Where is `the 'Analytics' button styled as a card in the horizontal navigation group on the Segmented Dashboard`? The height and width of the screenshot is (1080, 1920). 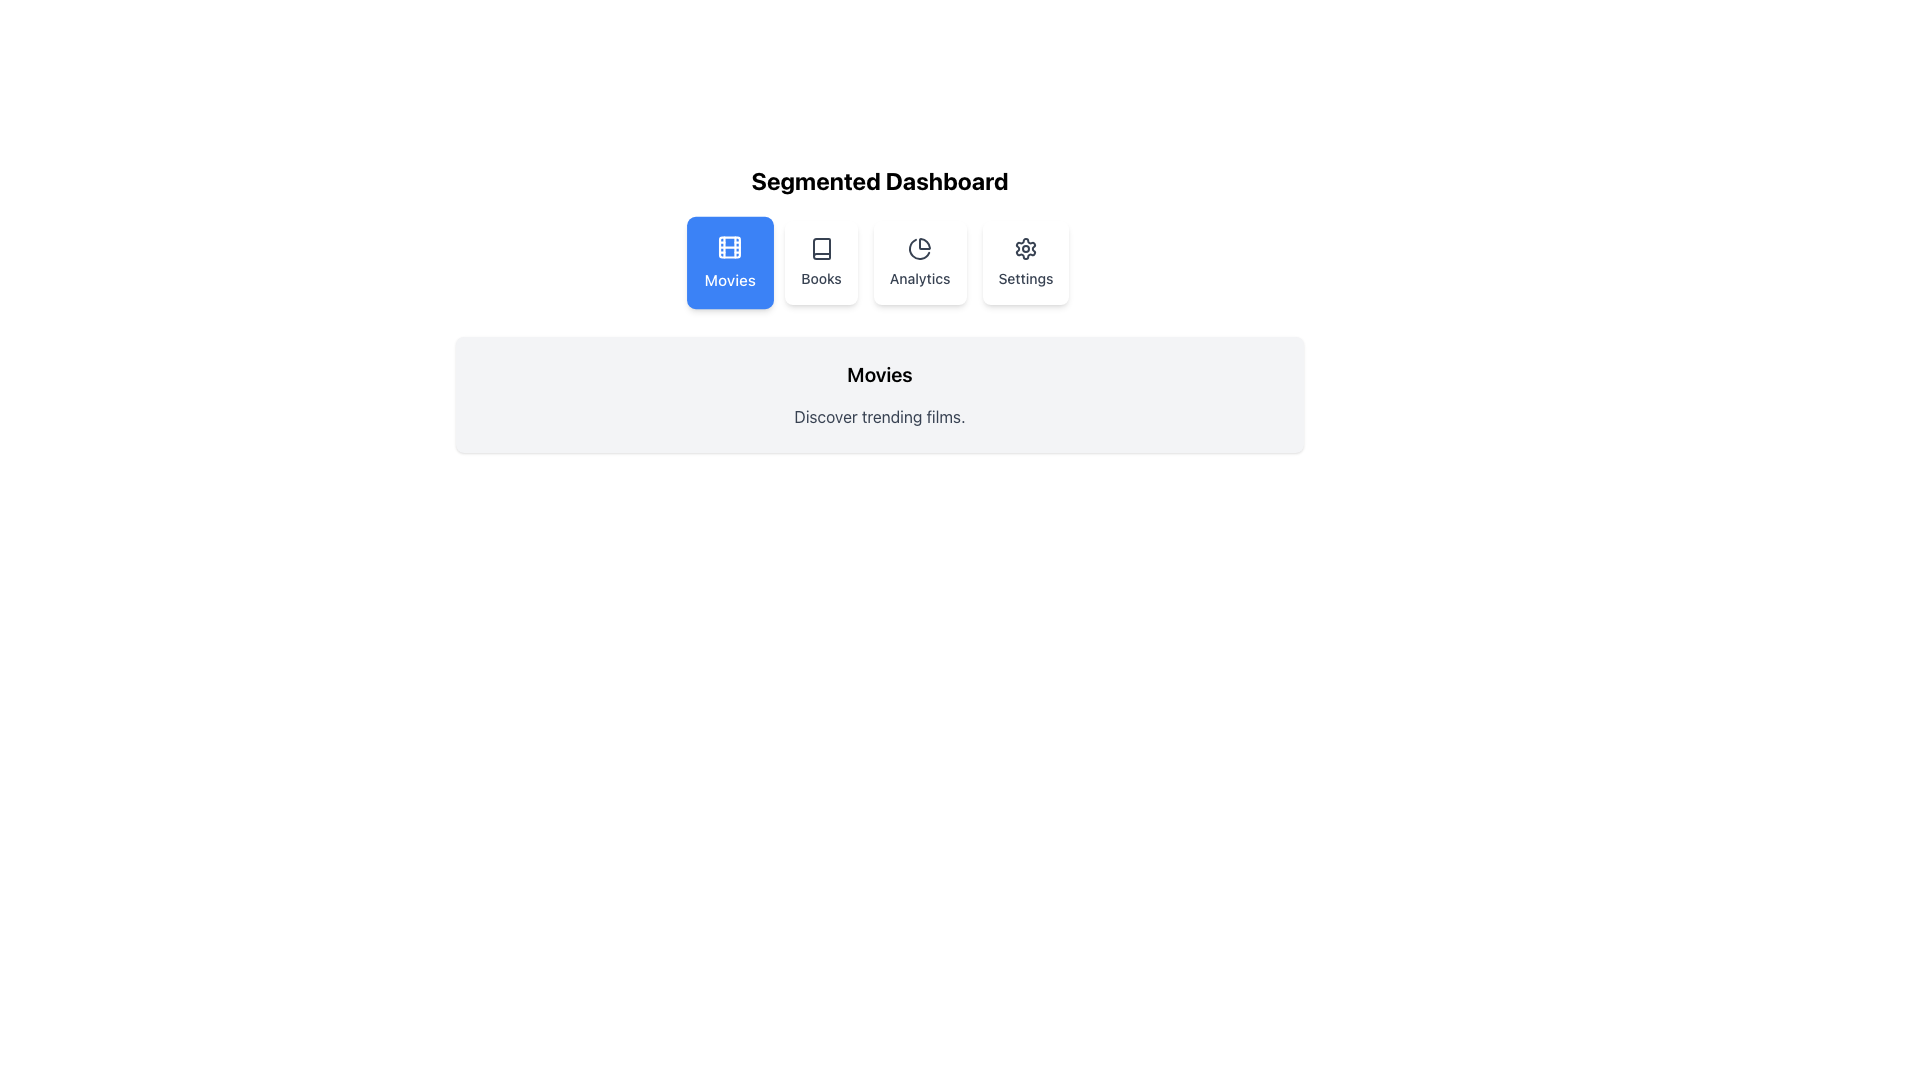 the 'Analytics' button styled as a card in the horizontal navigation group on the Segmented Dashboard is located at coordinates (919, 261).